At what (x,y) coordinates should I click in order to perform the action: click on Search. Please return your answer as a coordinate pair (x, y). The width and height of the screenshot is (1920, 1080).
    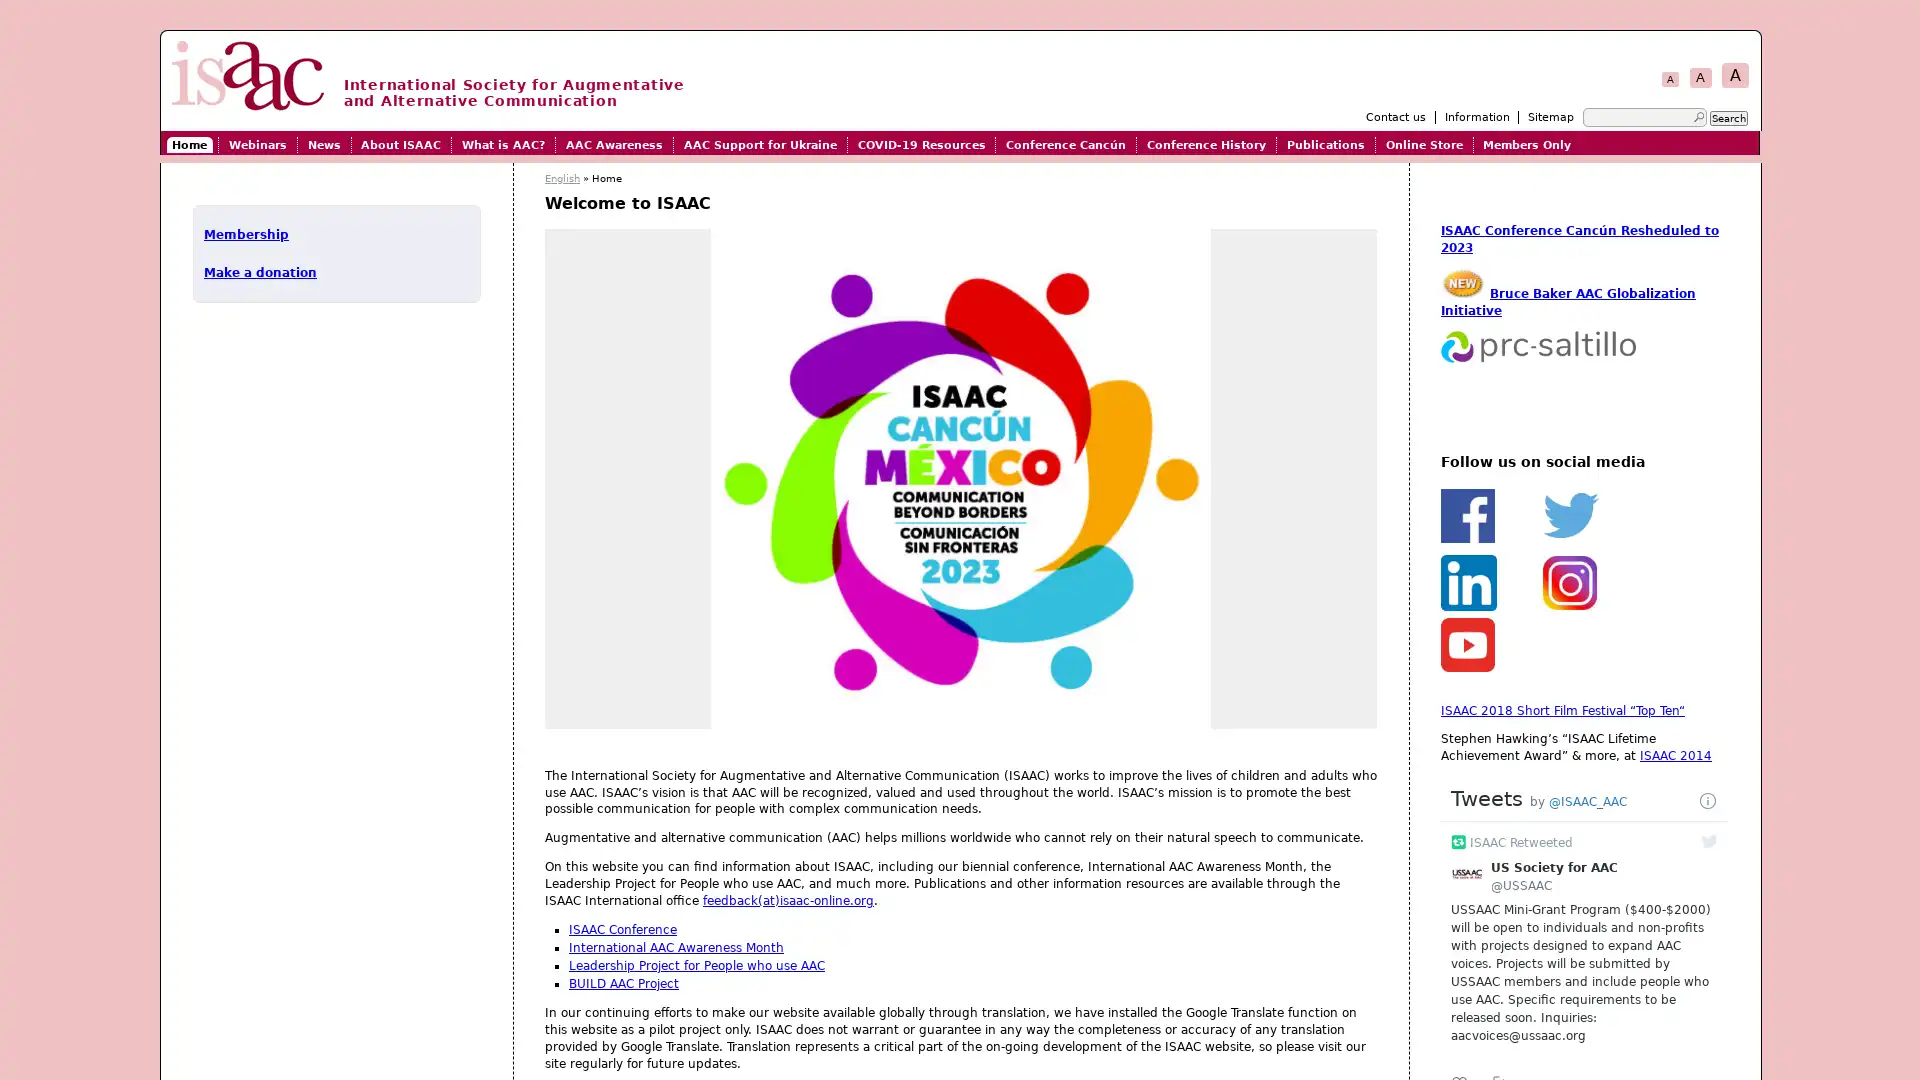
    Looking at the image, I should click on (1727, 117).